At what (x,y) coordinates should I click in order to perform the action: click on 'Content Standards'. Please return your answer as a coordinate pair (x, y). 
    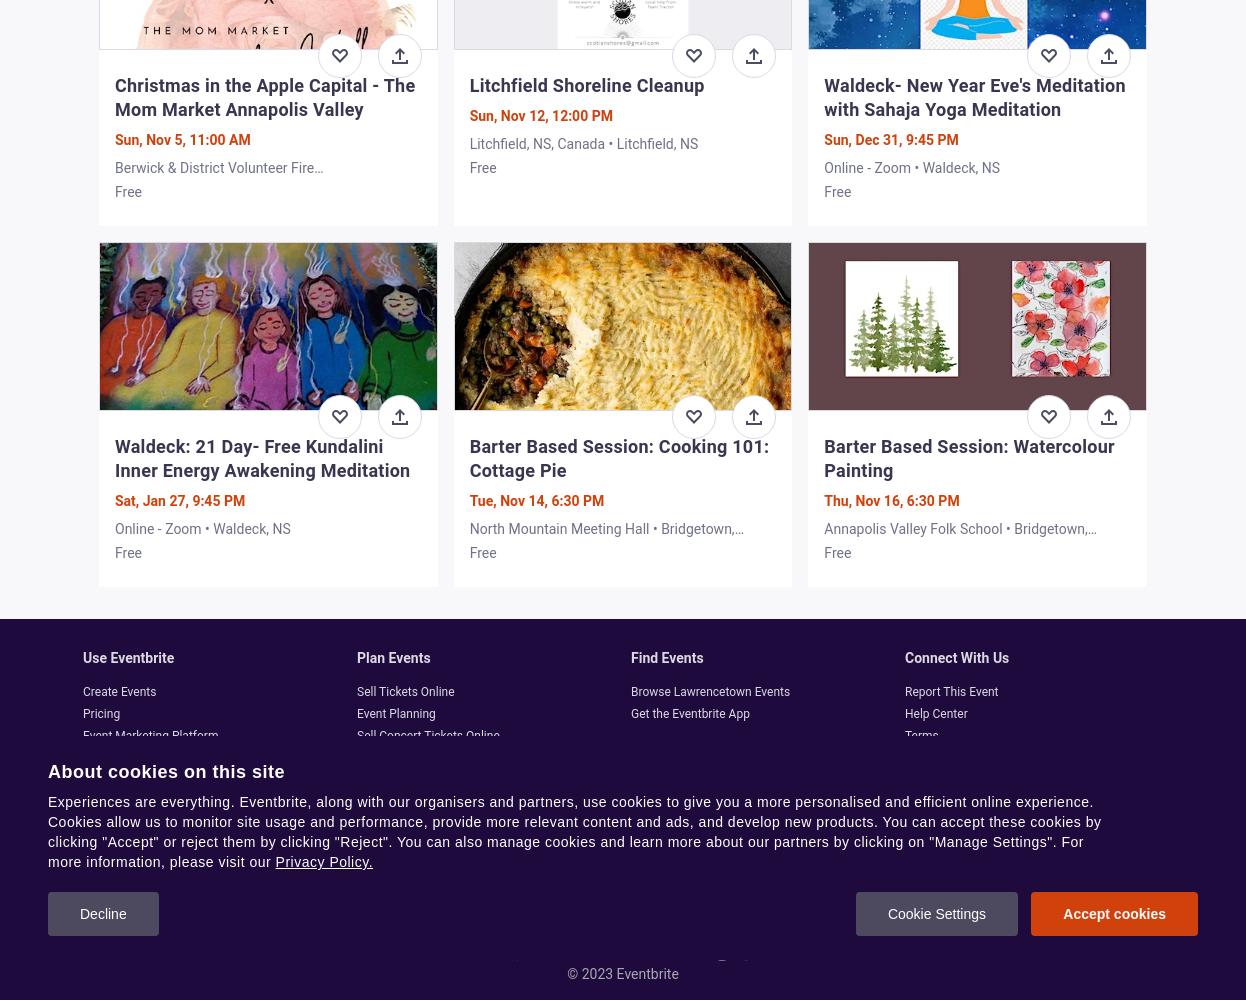
    Looking at the image, I should click on (131, 845).